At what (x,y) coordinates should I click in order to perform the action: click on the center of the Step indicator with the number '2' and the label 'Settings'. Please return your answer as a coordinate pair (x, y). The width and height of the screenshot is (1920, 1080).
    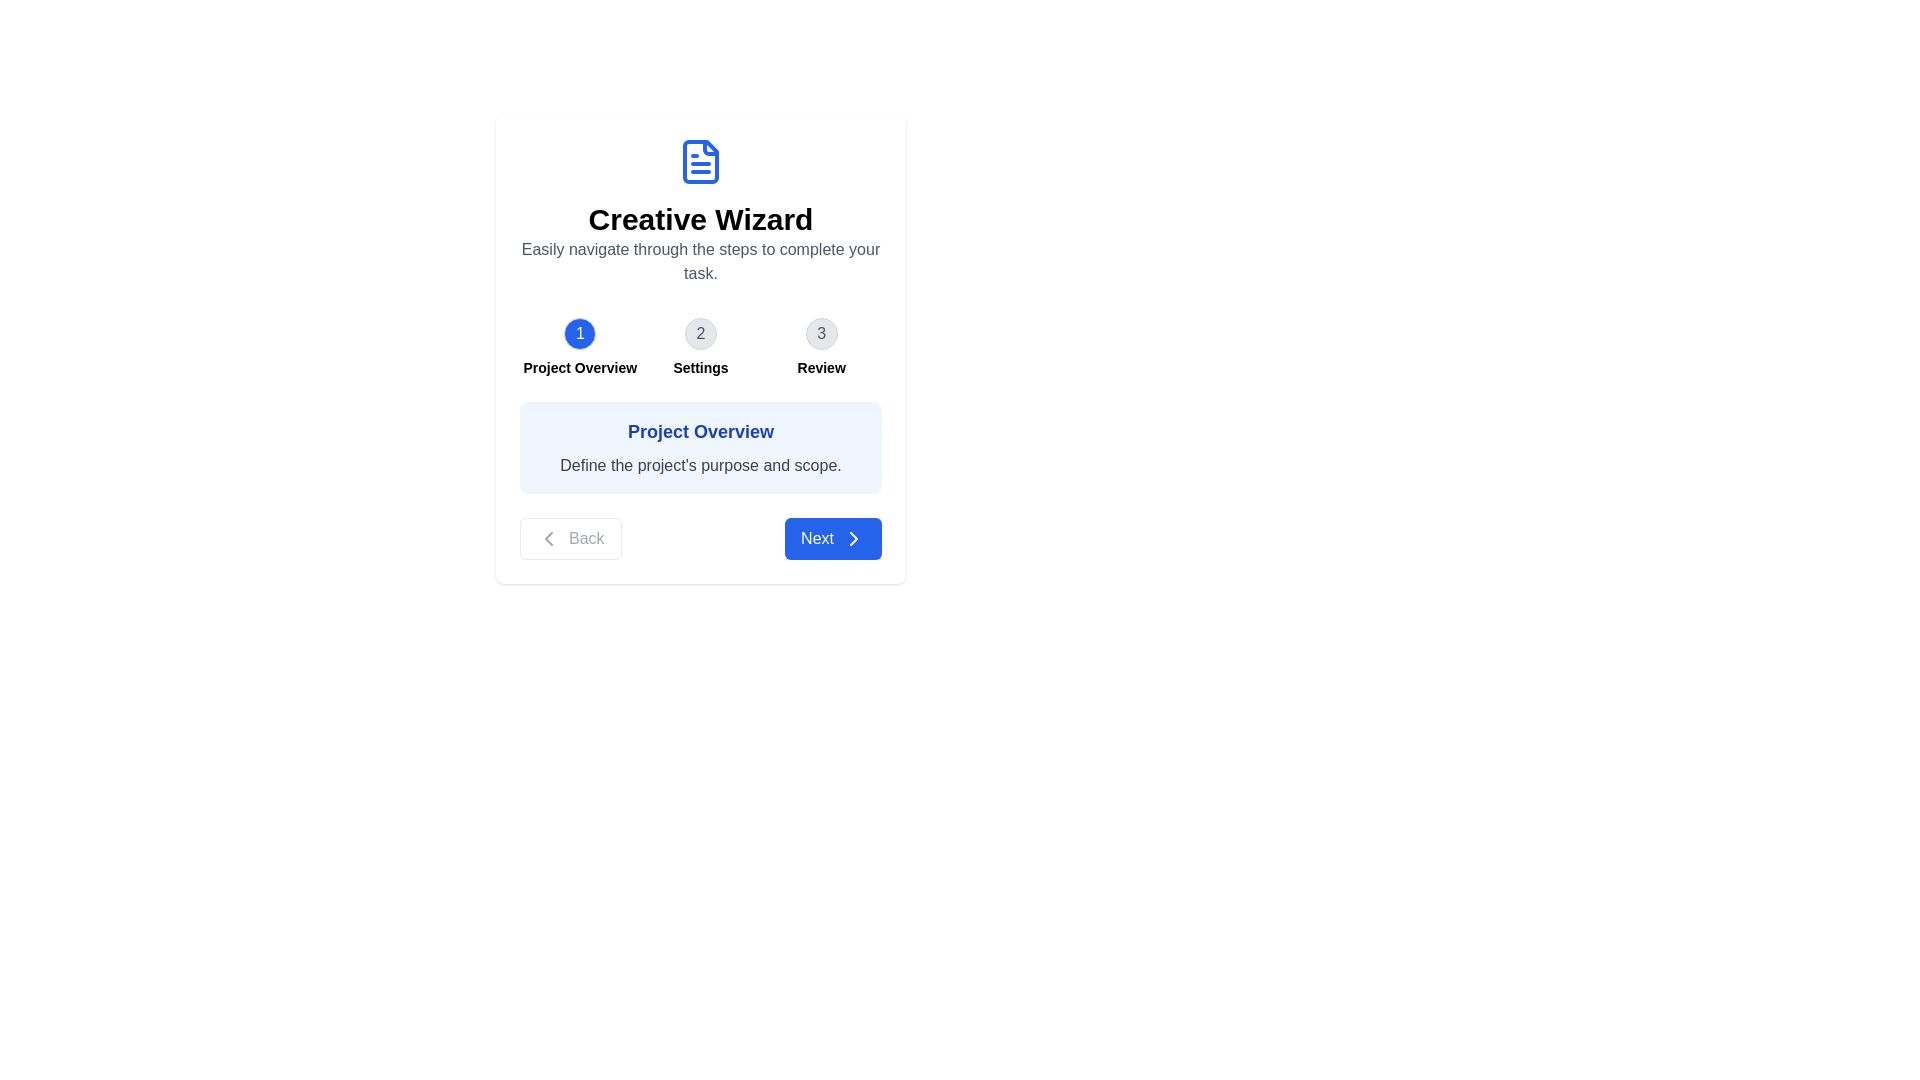
    Looking at the image, I should click on (700, 346).